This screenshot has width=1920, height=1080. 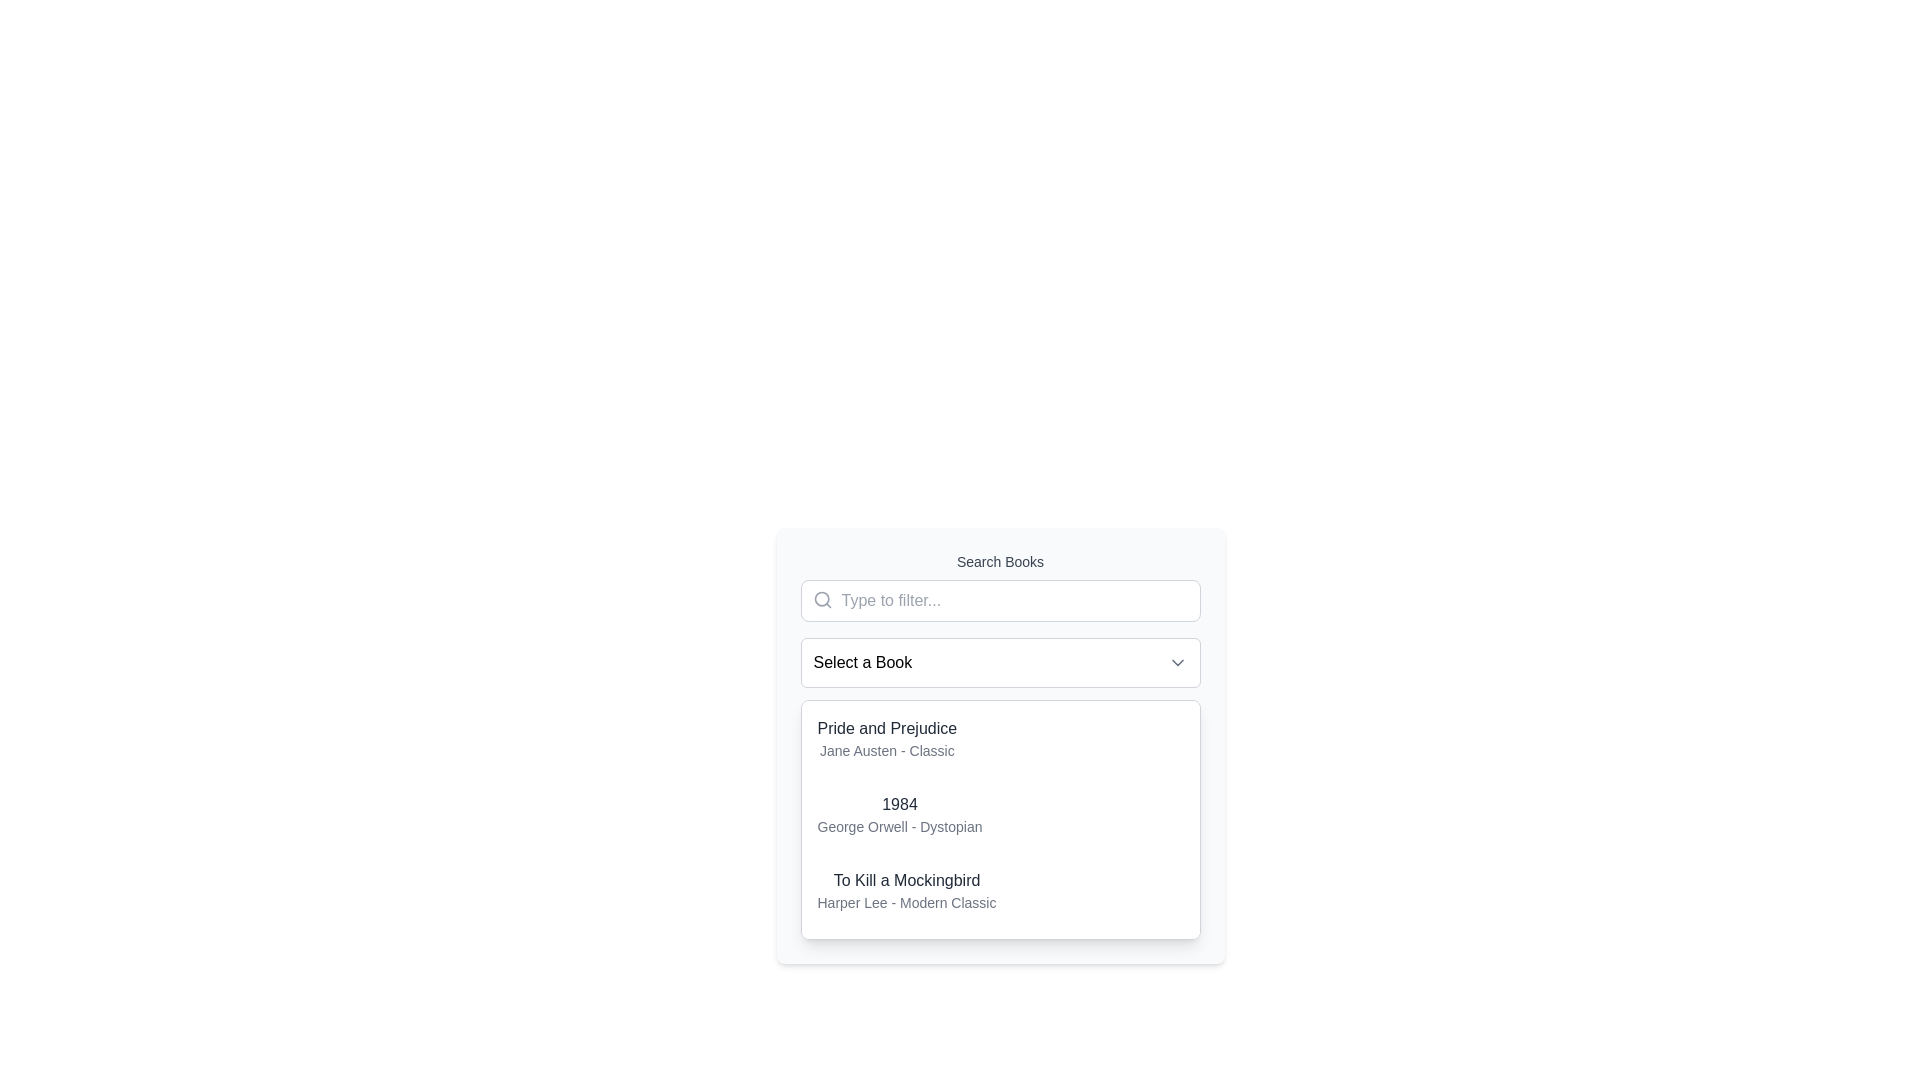 I want to click on the text label displaying the book title 'To Kill a Mockingbird', which is located under the option 'Select a Book' and is the last item in the list, so click(x=906, y=879).